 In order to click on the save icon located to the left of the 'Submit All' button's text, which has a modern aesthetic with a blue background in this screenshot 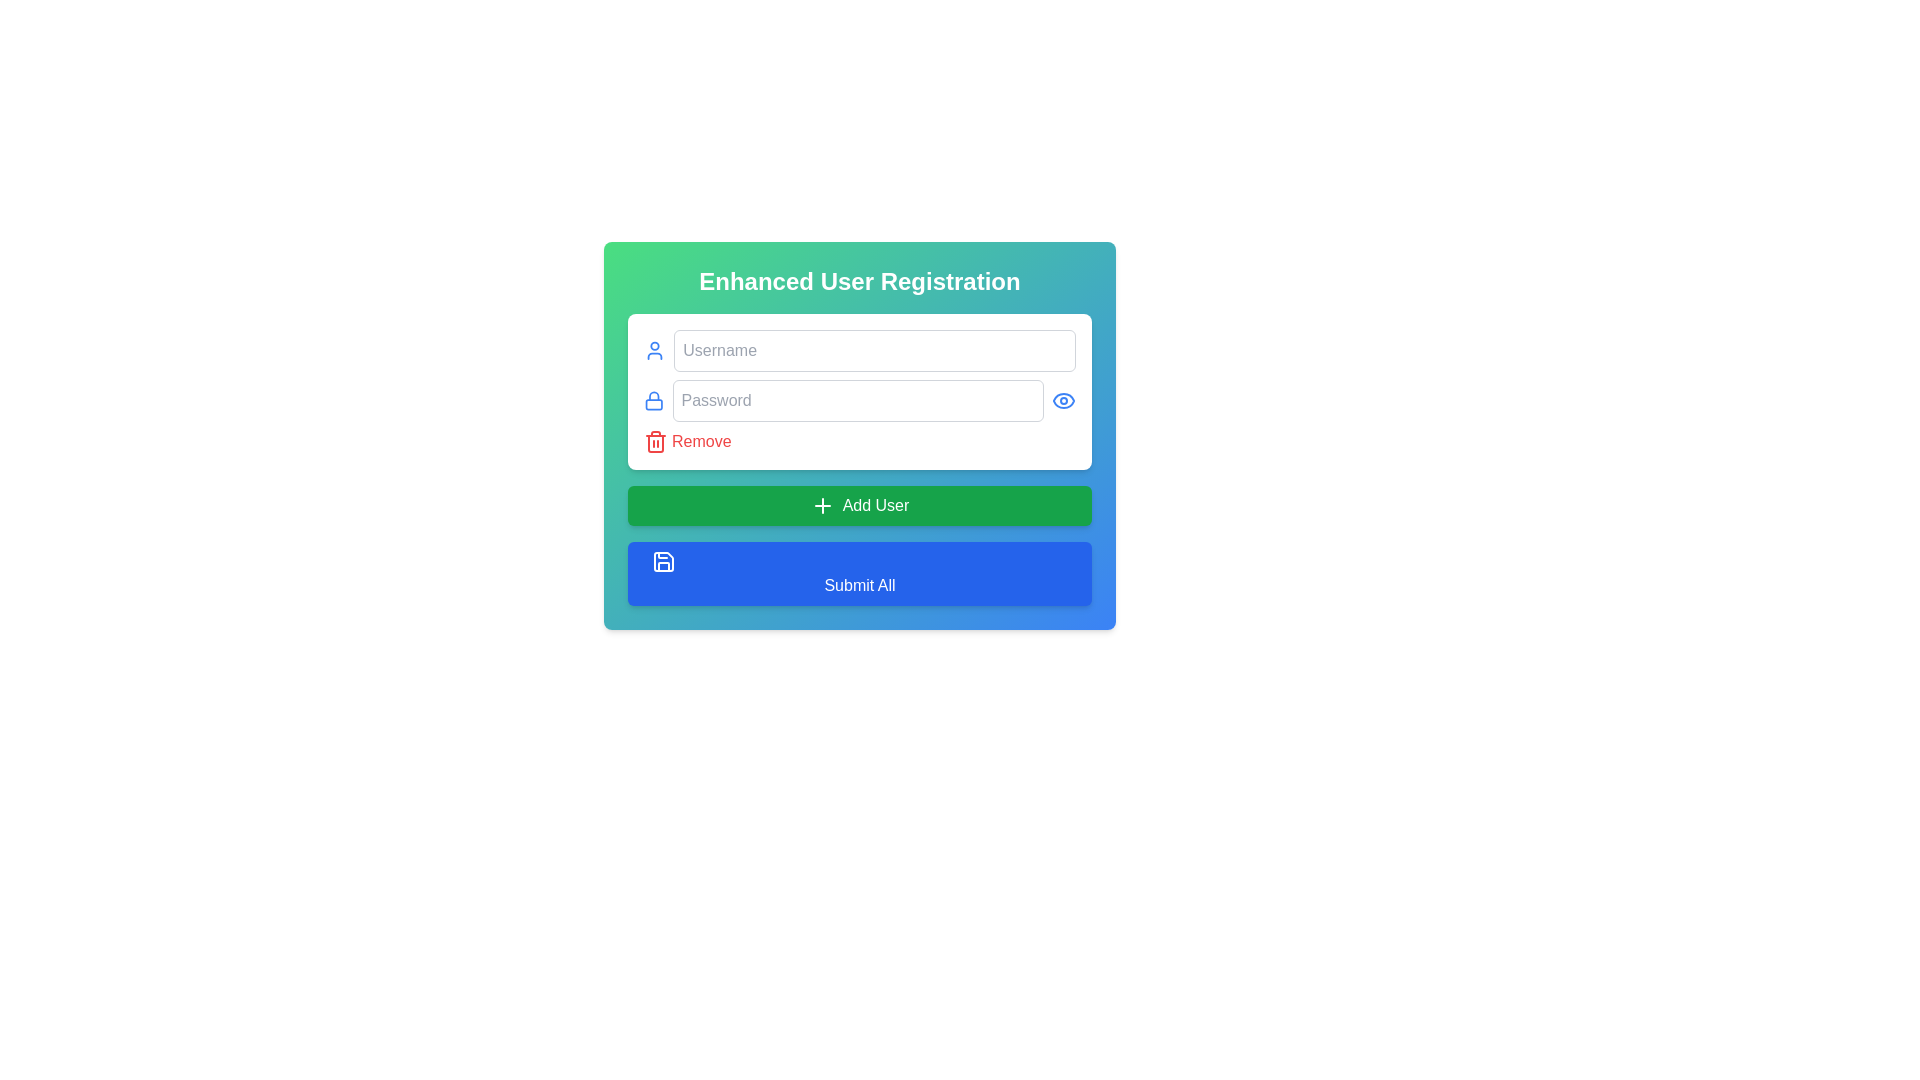, I will do `click(663, 562)`.